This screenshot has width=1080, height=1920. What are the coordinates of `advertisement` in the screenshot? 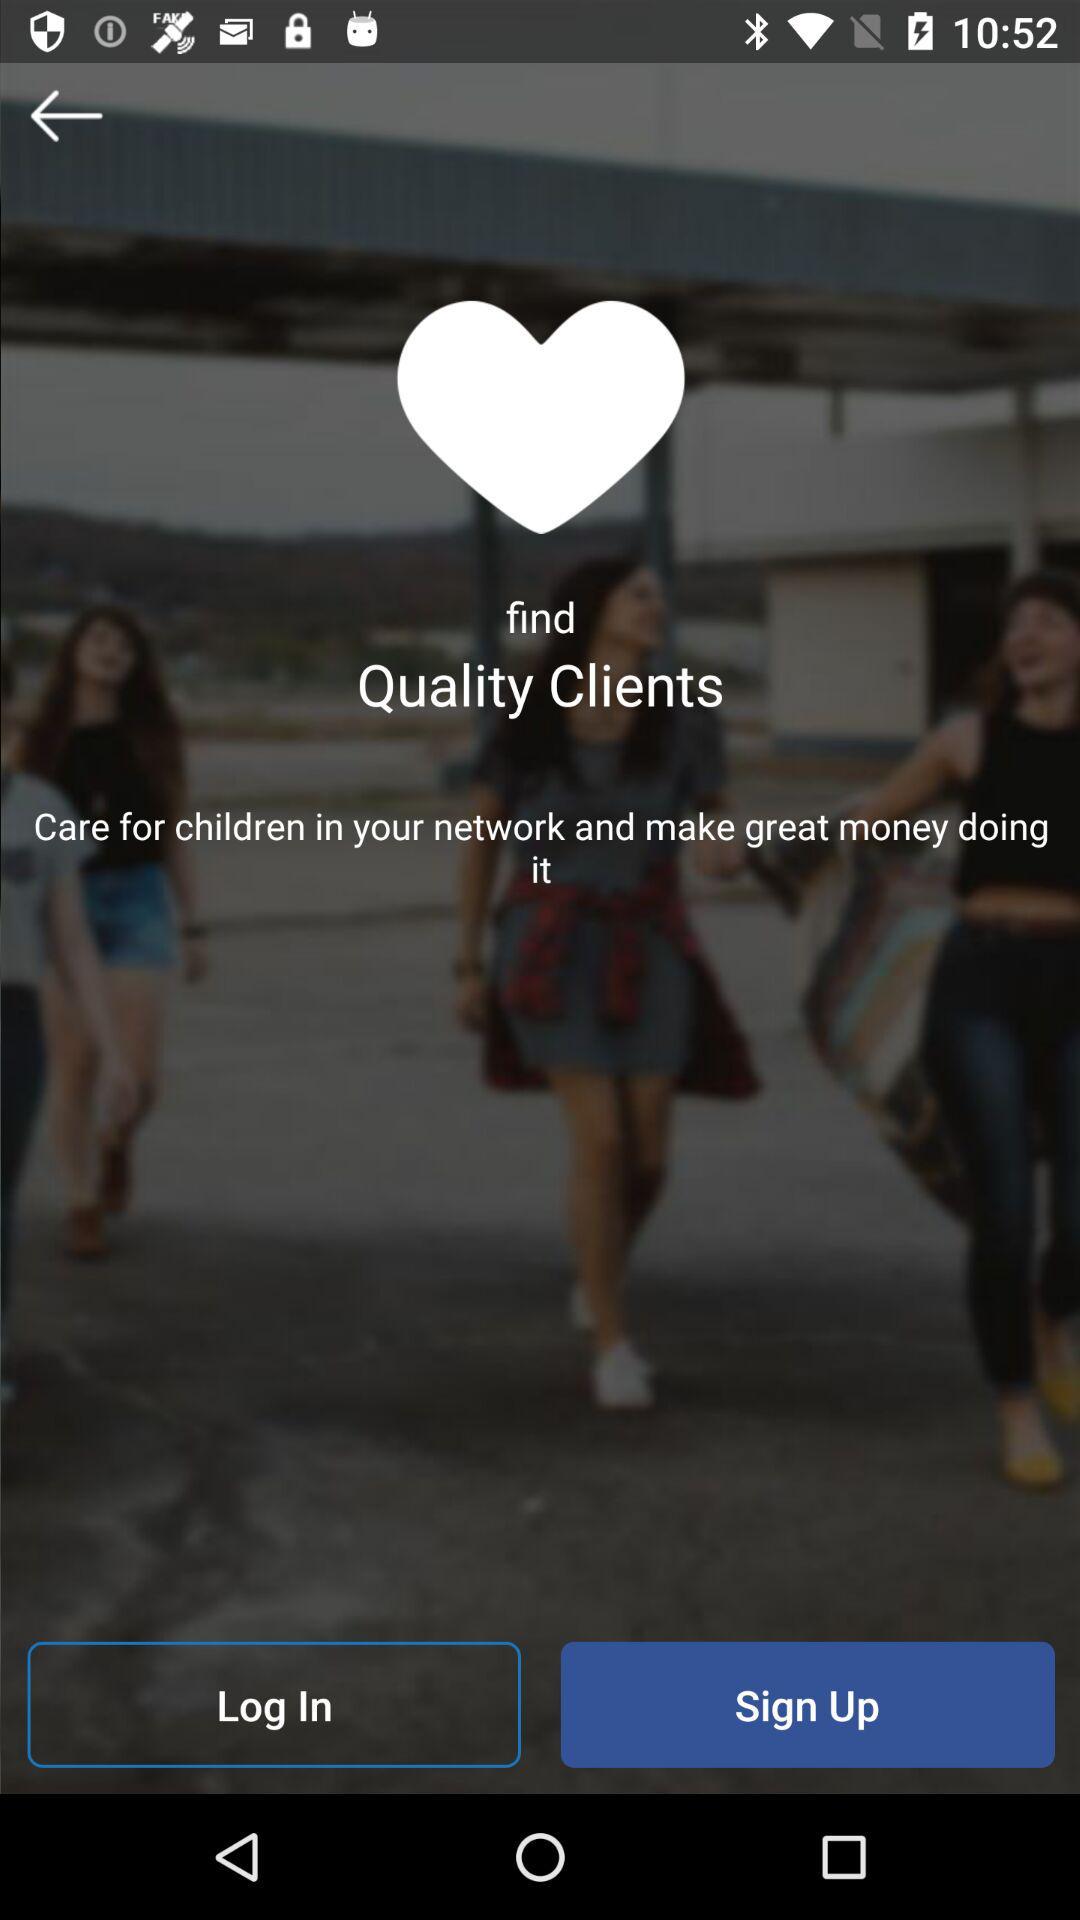 It's located at (64, 114).